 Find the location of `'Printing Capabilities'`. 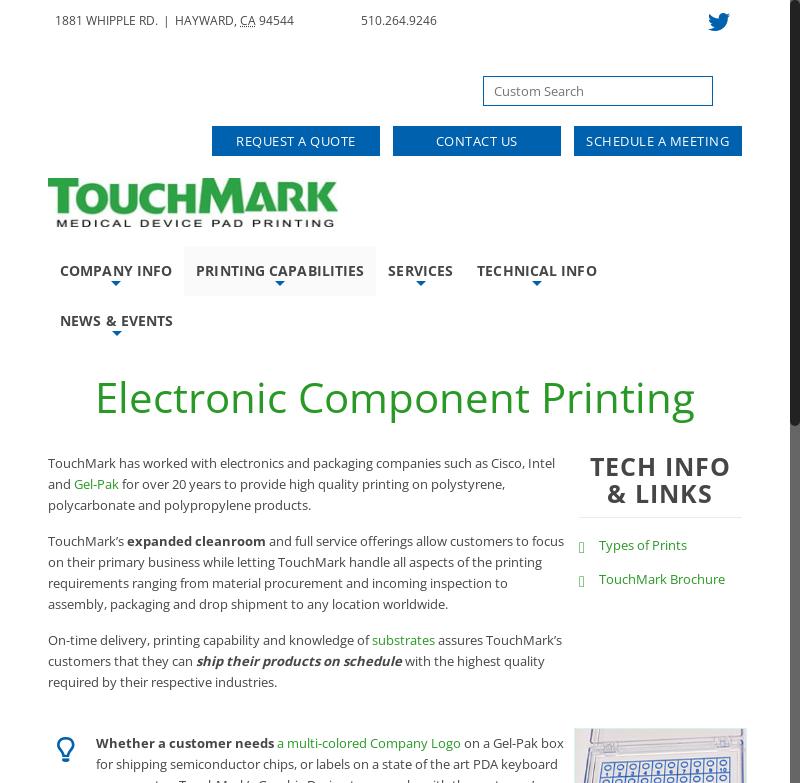

'Printing Capabilities' is located at coordinates (280, 270).